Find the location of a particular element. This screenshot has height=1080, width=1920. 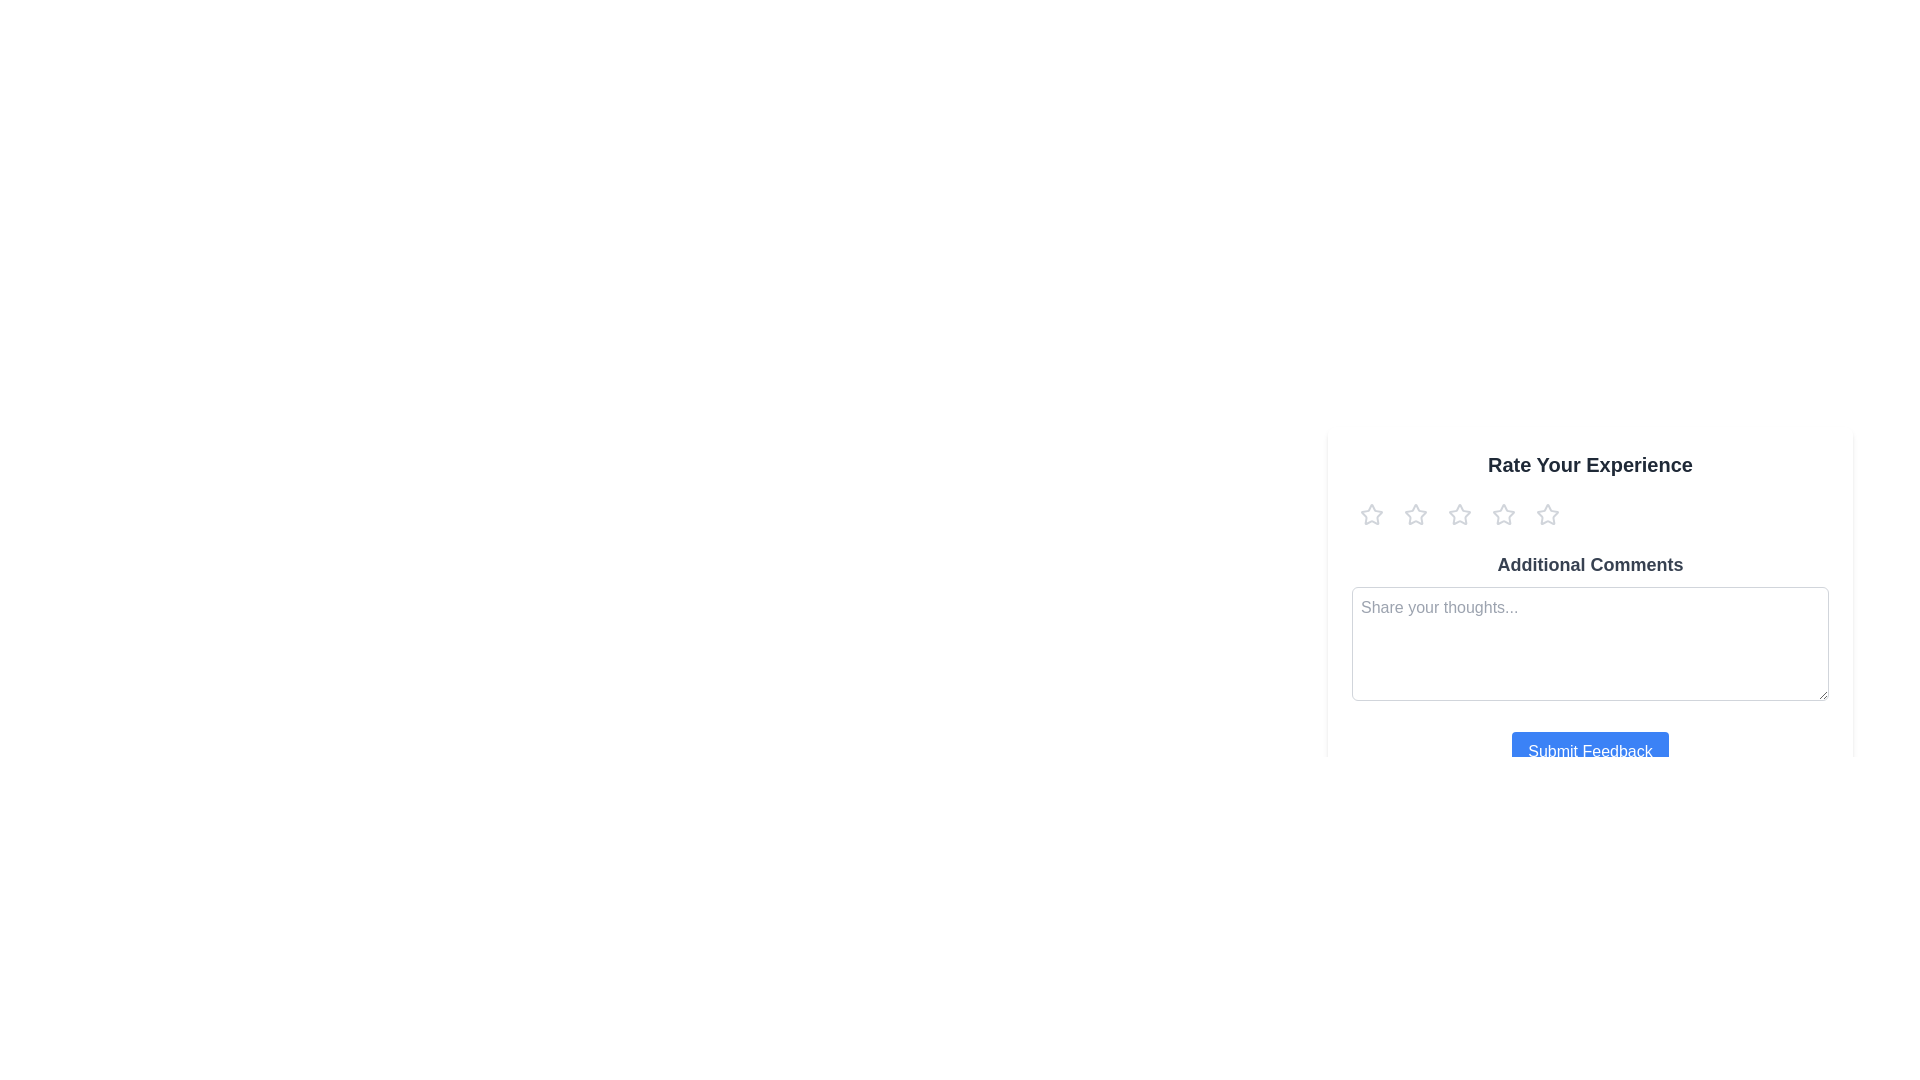

the second star rating icon located below the 'Rate Your Experience' heading is located at coordinates (1459, 513).